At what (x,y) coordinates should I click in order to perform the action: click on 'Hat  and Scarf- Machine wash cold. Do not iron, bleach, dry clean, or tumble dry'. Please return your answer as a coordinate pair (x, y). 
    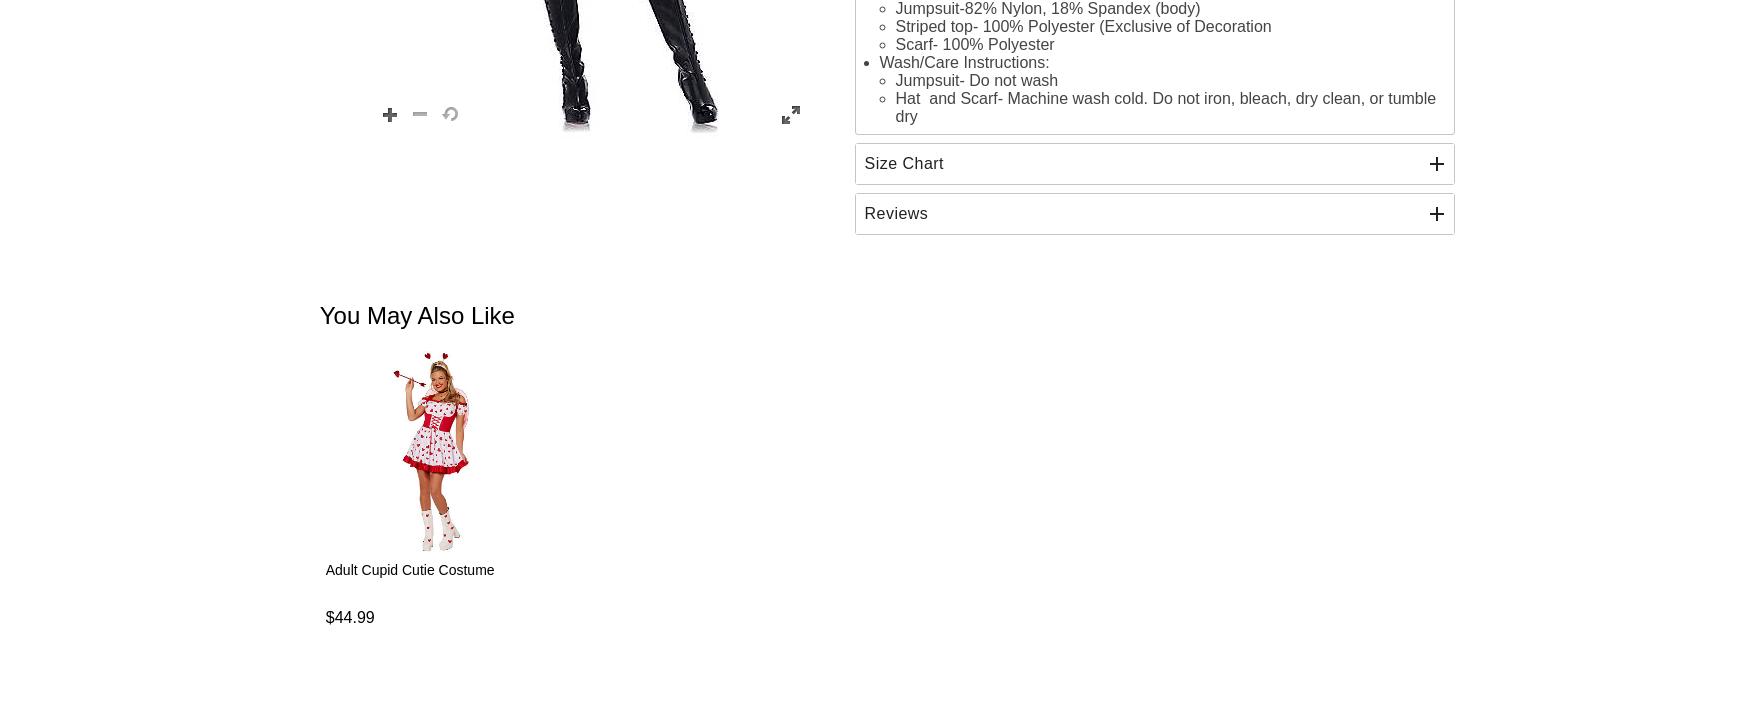
    Looking at the image, I should click on (1164, 105).